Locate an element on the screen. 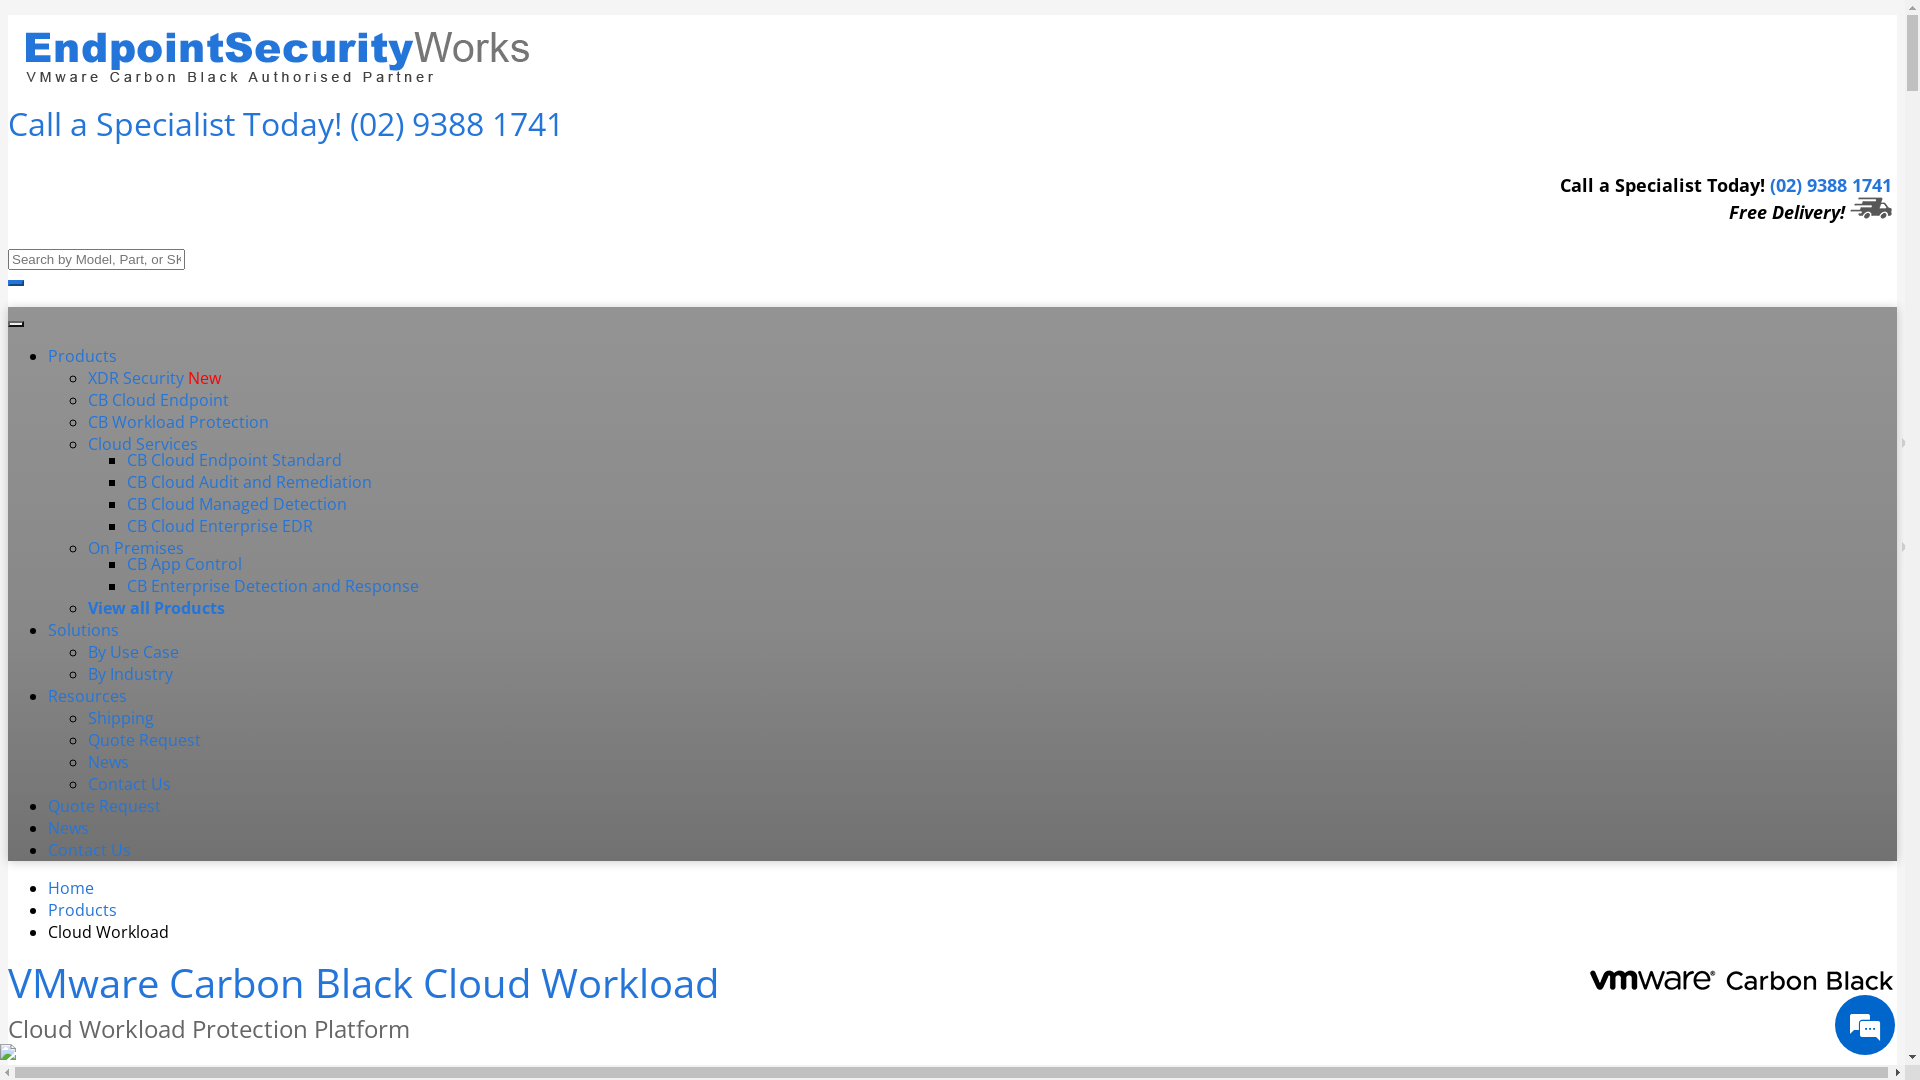 The height and width of the screenshot is (1080, 1920). 'CB Cloud Endpoint Standard' is located at coordinates (234, 459).